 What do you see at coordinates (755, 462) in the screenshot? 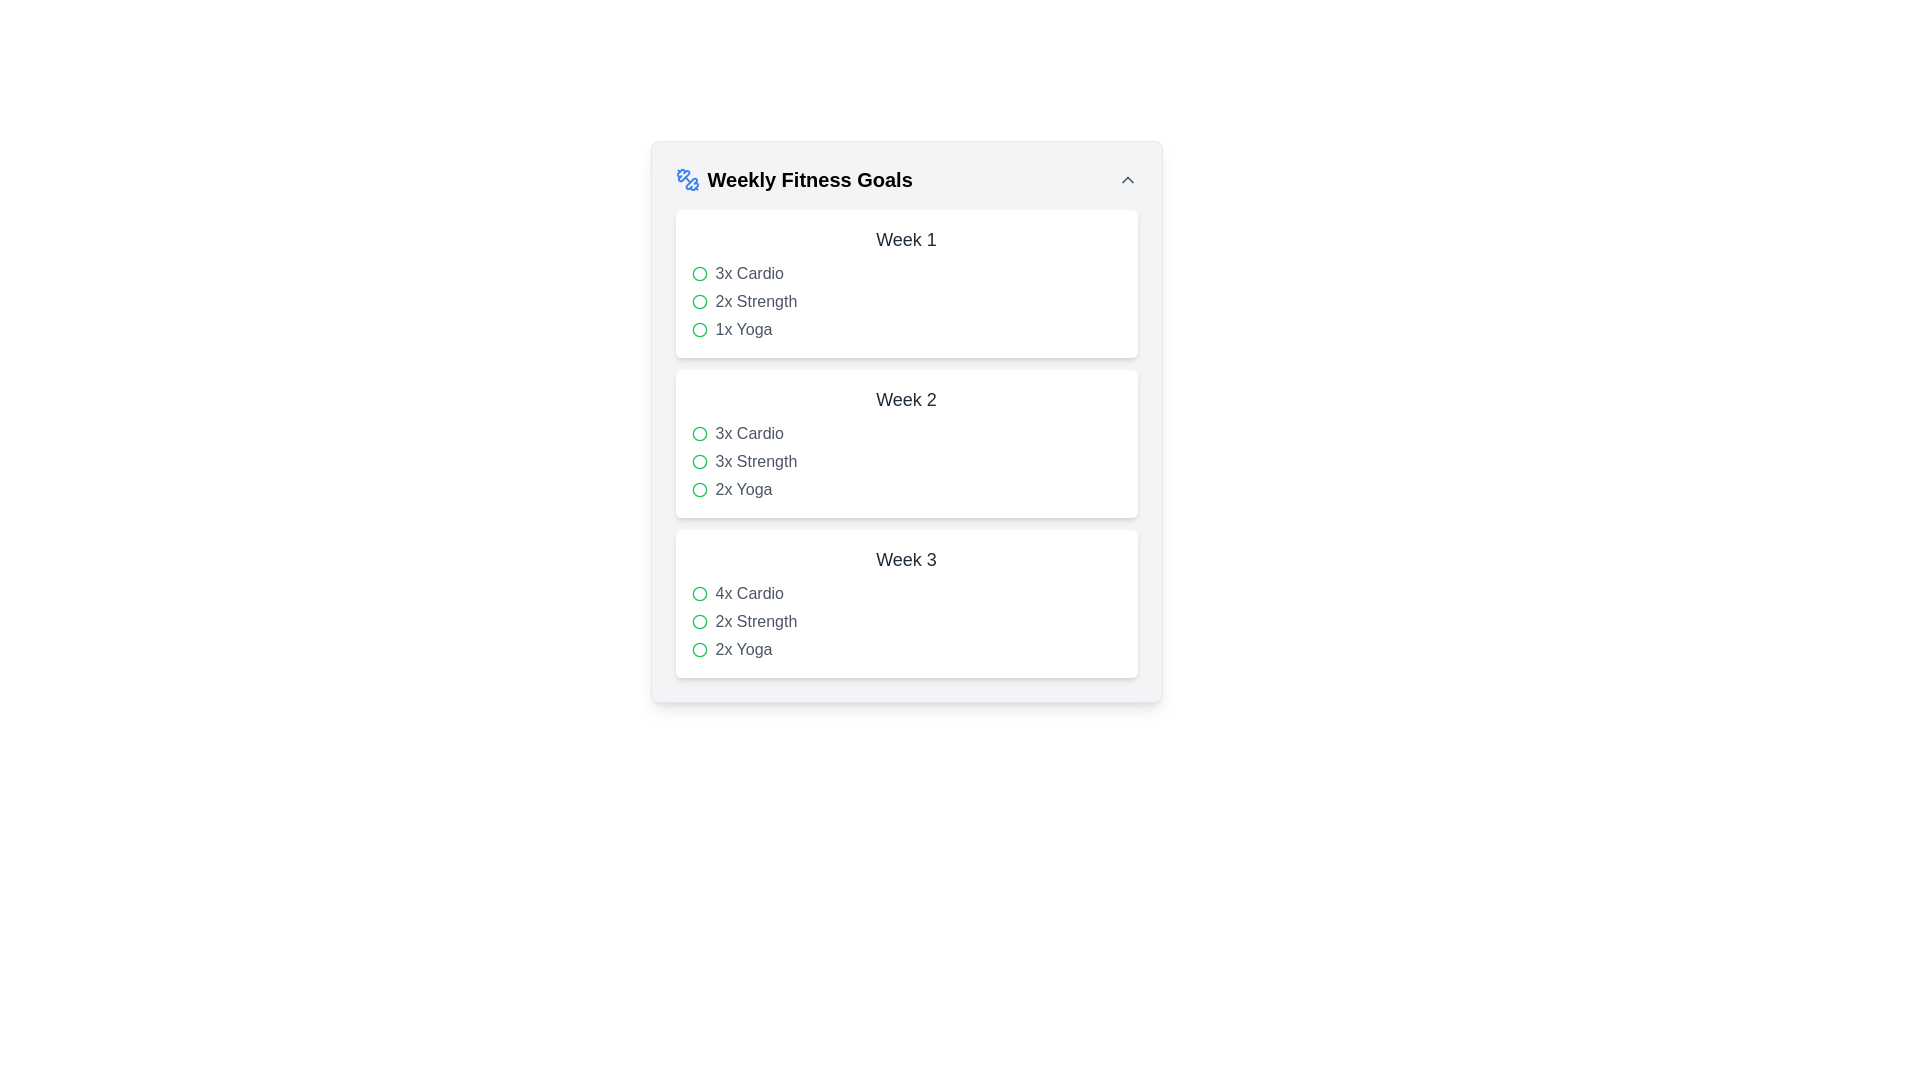
I see `the fitness goal text label that specifies the type and frequency of the activity, located in the 'Weekly Fitness Goals' section under 'Week 2', positioned as the second entry in the list` at bounding box center [755, 462].